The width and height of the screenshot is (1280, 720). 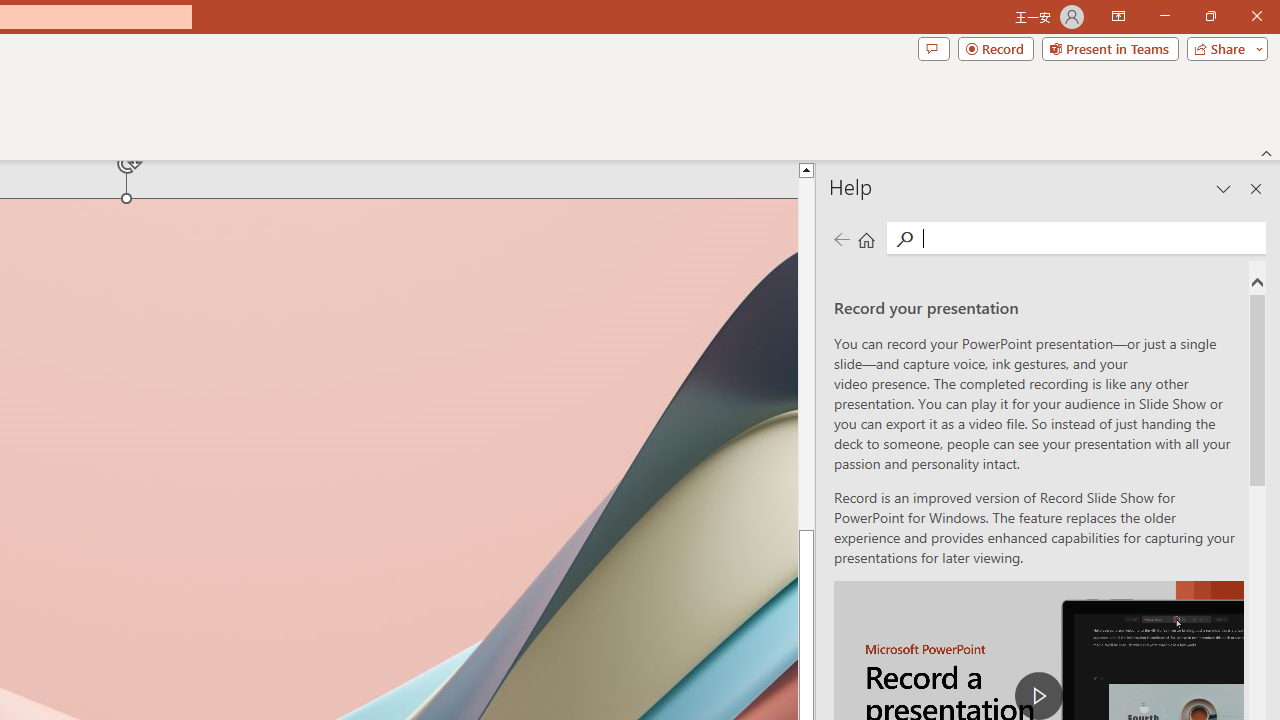 I want to click on 'Share', so click(x=1222, y=47).